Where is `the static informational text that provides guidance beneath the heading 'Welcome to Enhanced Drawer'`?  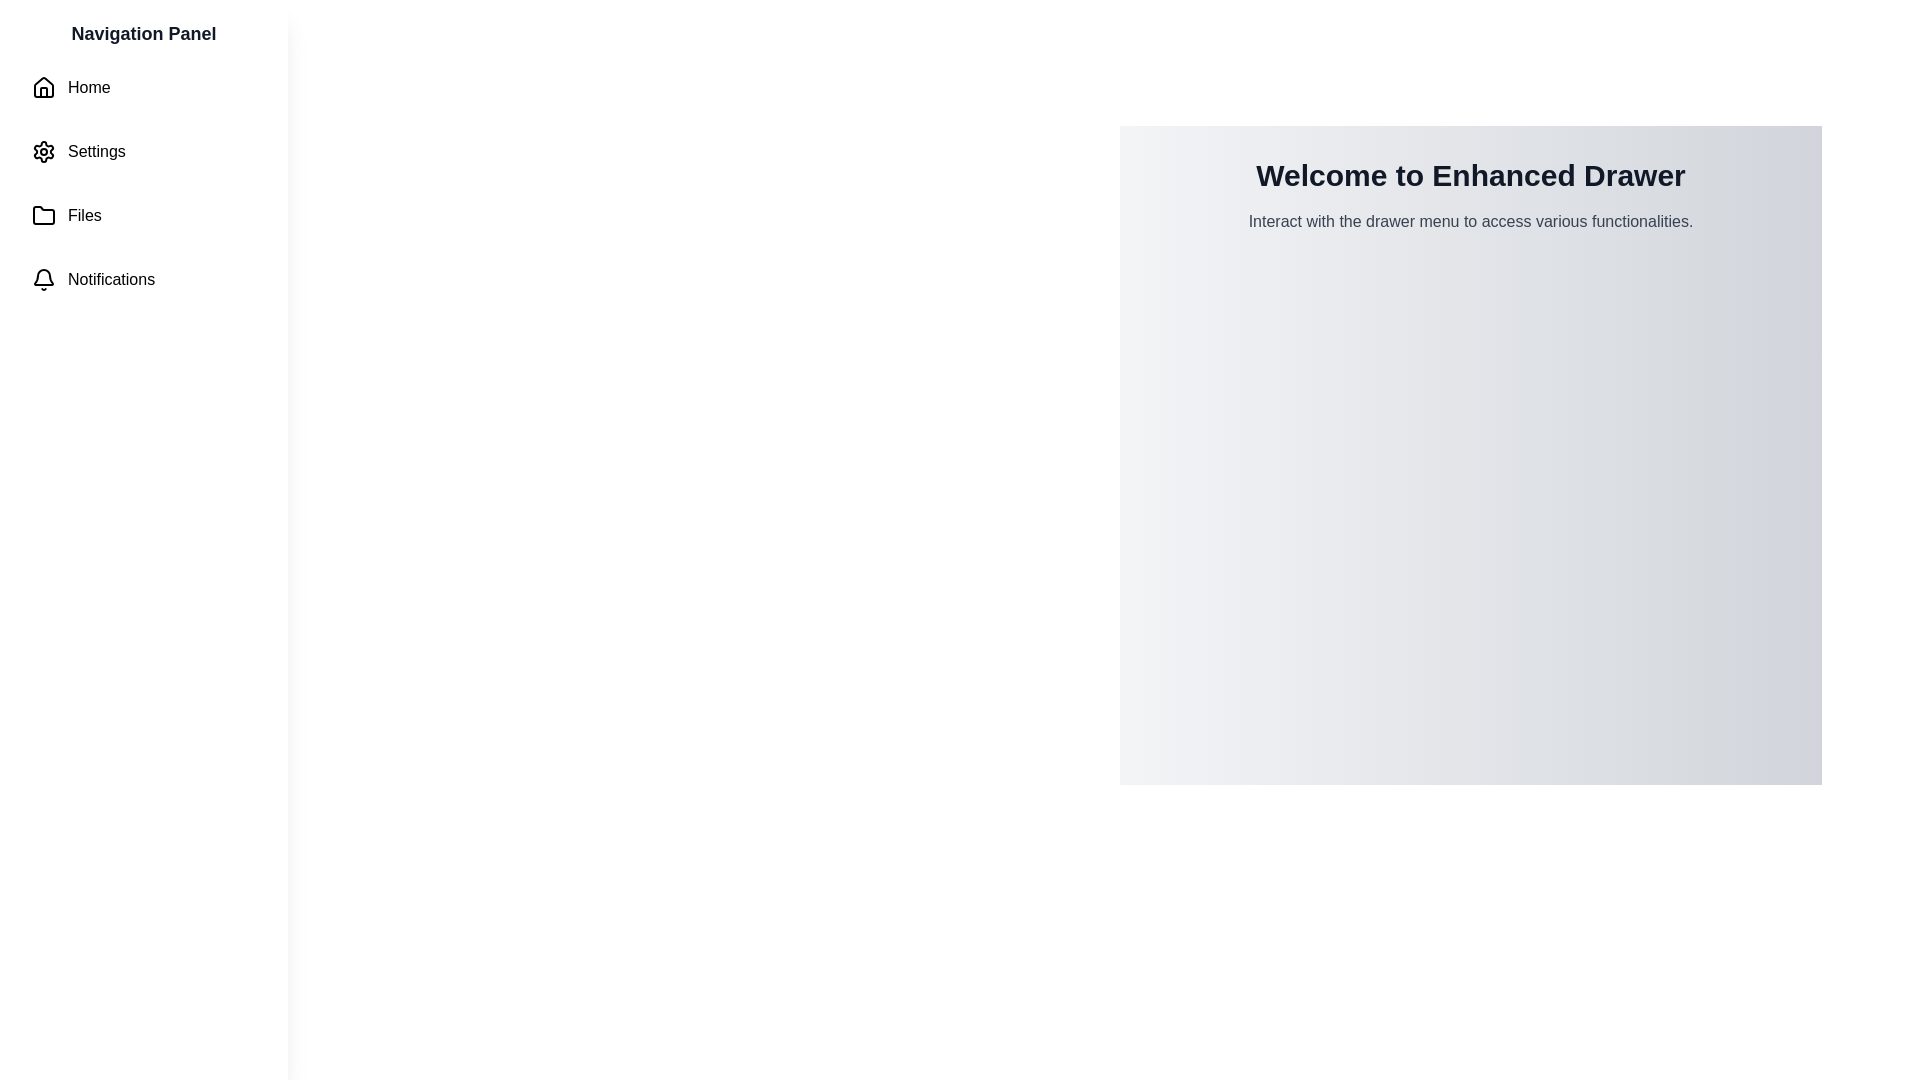 the static informational text that provides guidance beneath the heading 'Welcome to Enhanced Drawer' is located at coordinates (1470, 222).